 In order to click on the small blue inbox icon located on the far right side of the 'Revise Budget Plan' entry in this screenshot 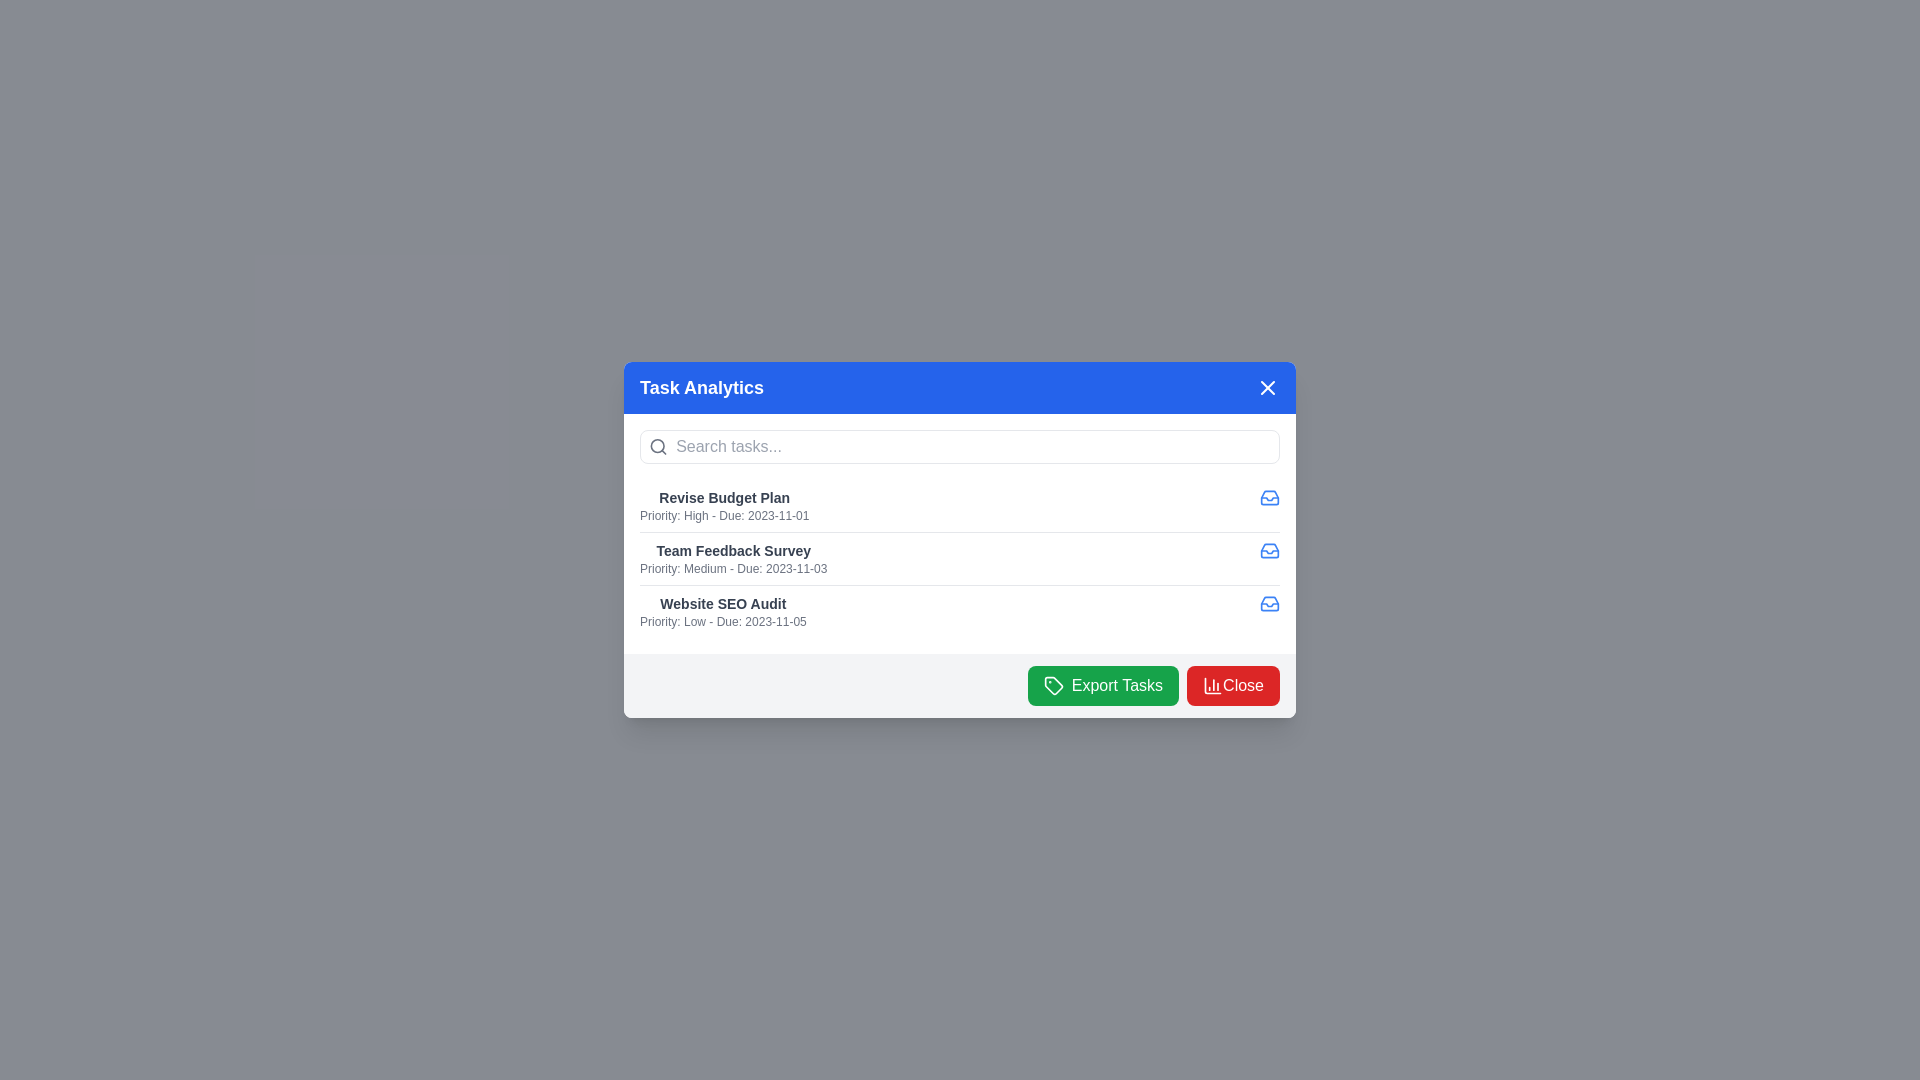, I will do `click(1269, 496)`.